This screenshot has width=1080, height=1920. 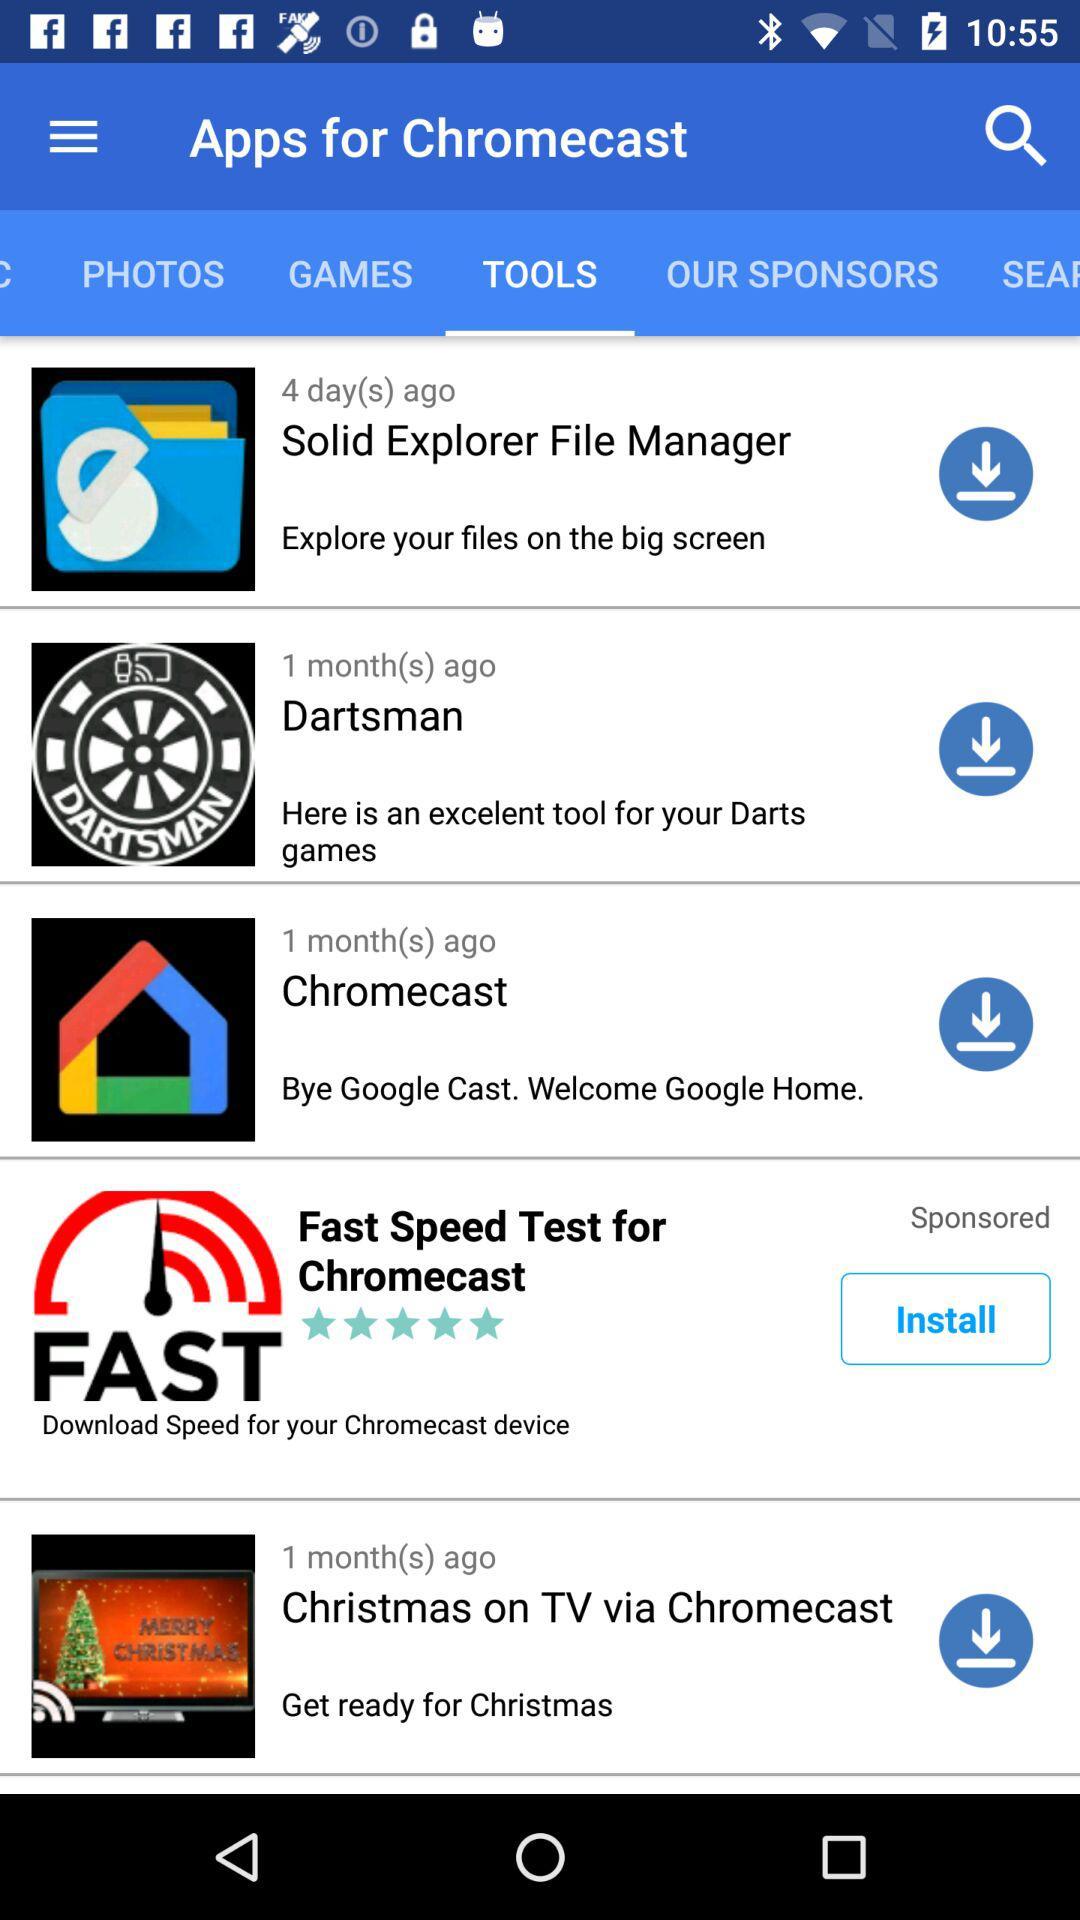 What do you see at coordinates (72, 135) in the screenshot?
I see `icon above music icon` at bounding box center [72, 135].